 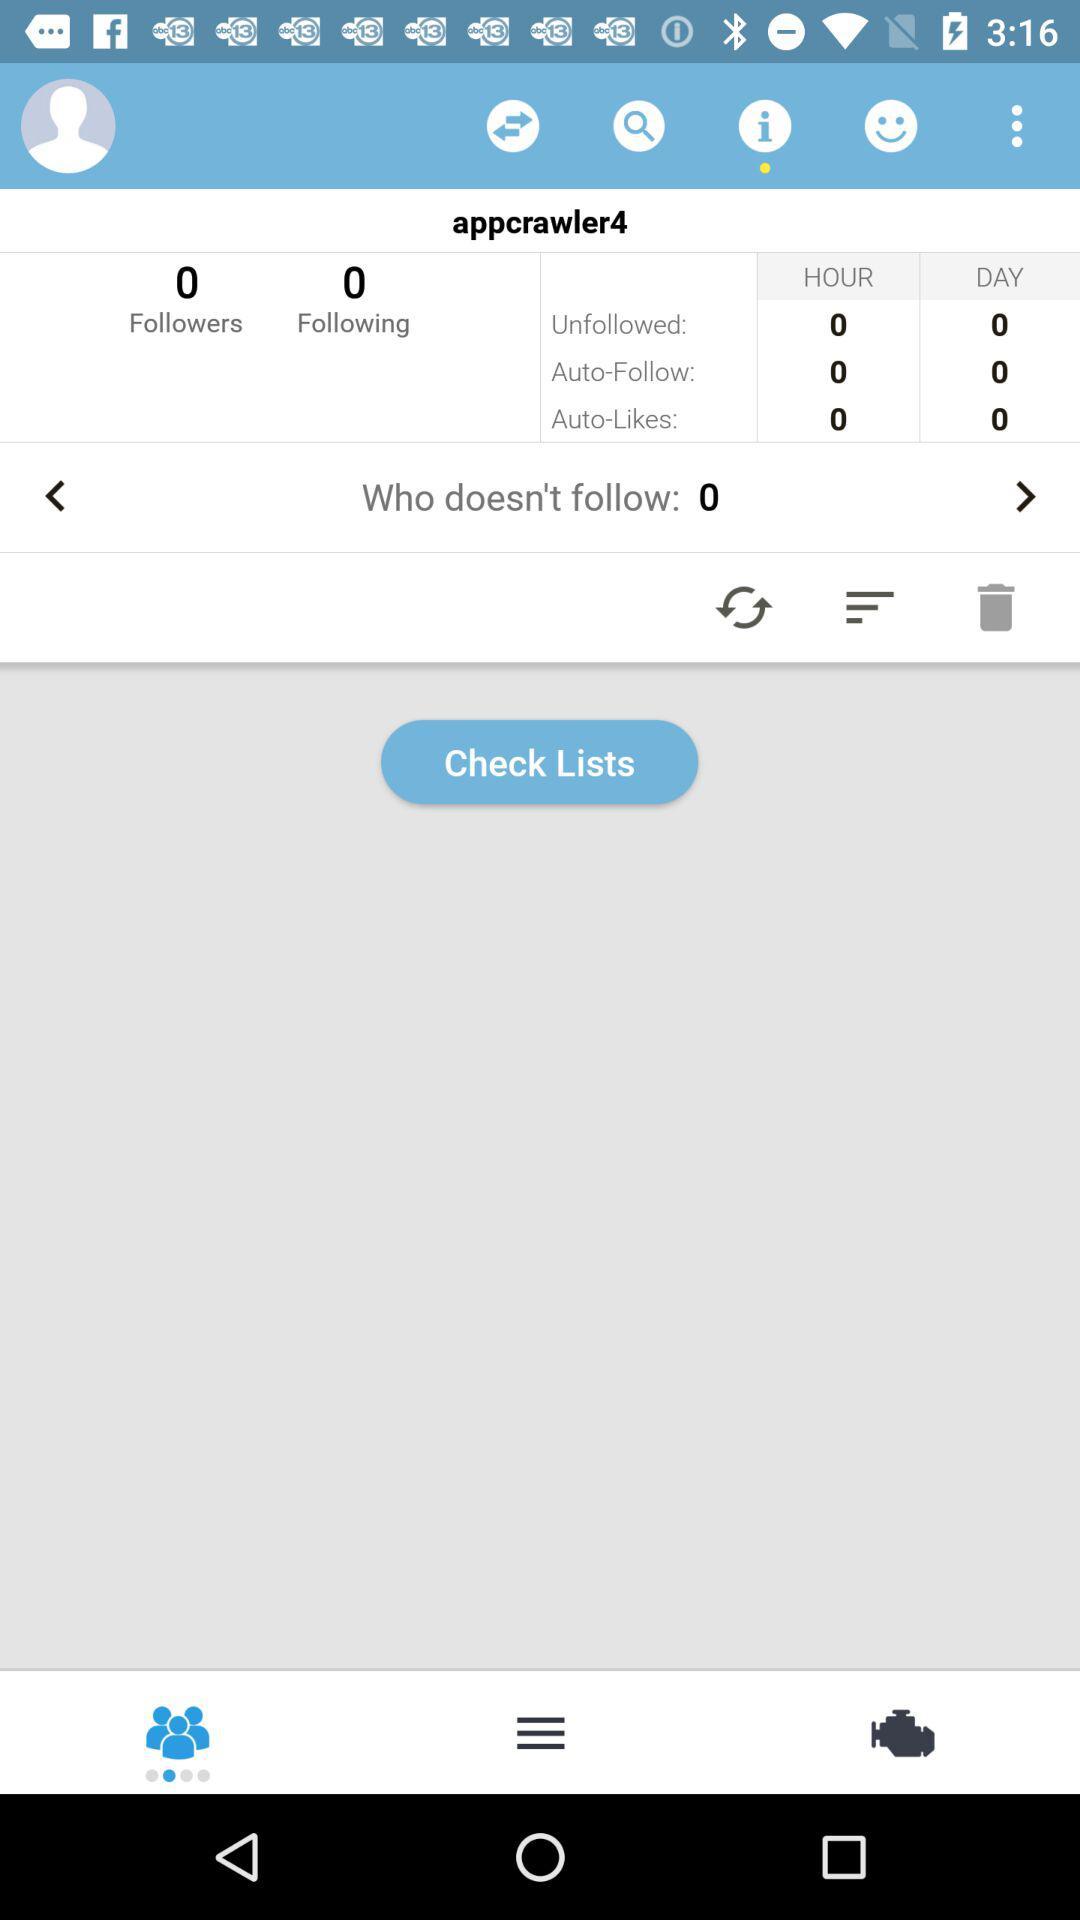 I want to click on the arrow_forward icon, so click(x=1024, y=496).